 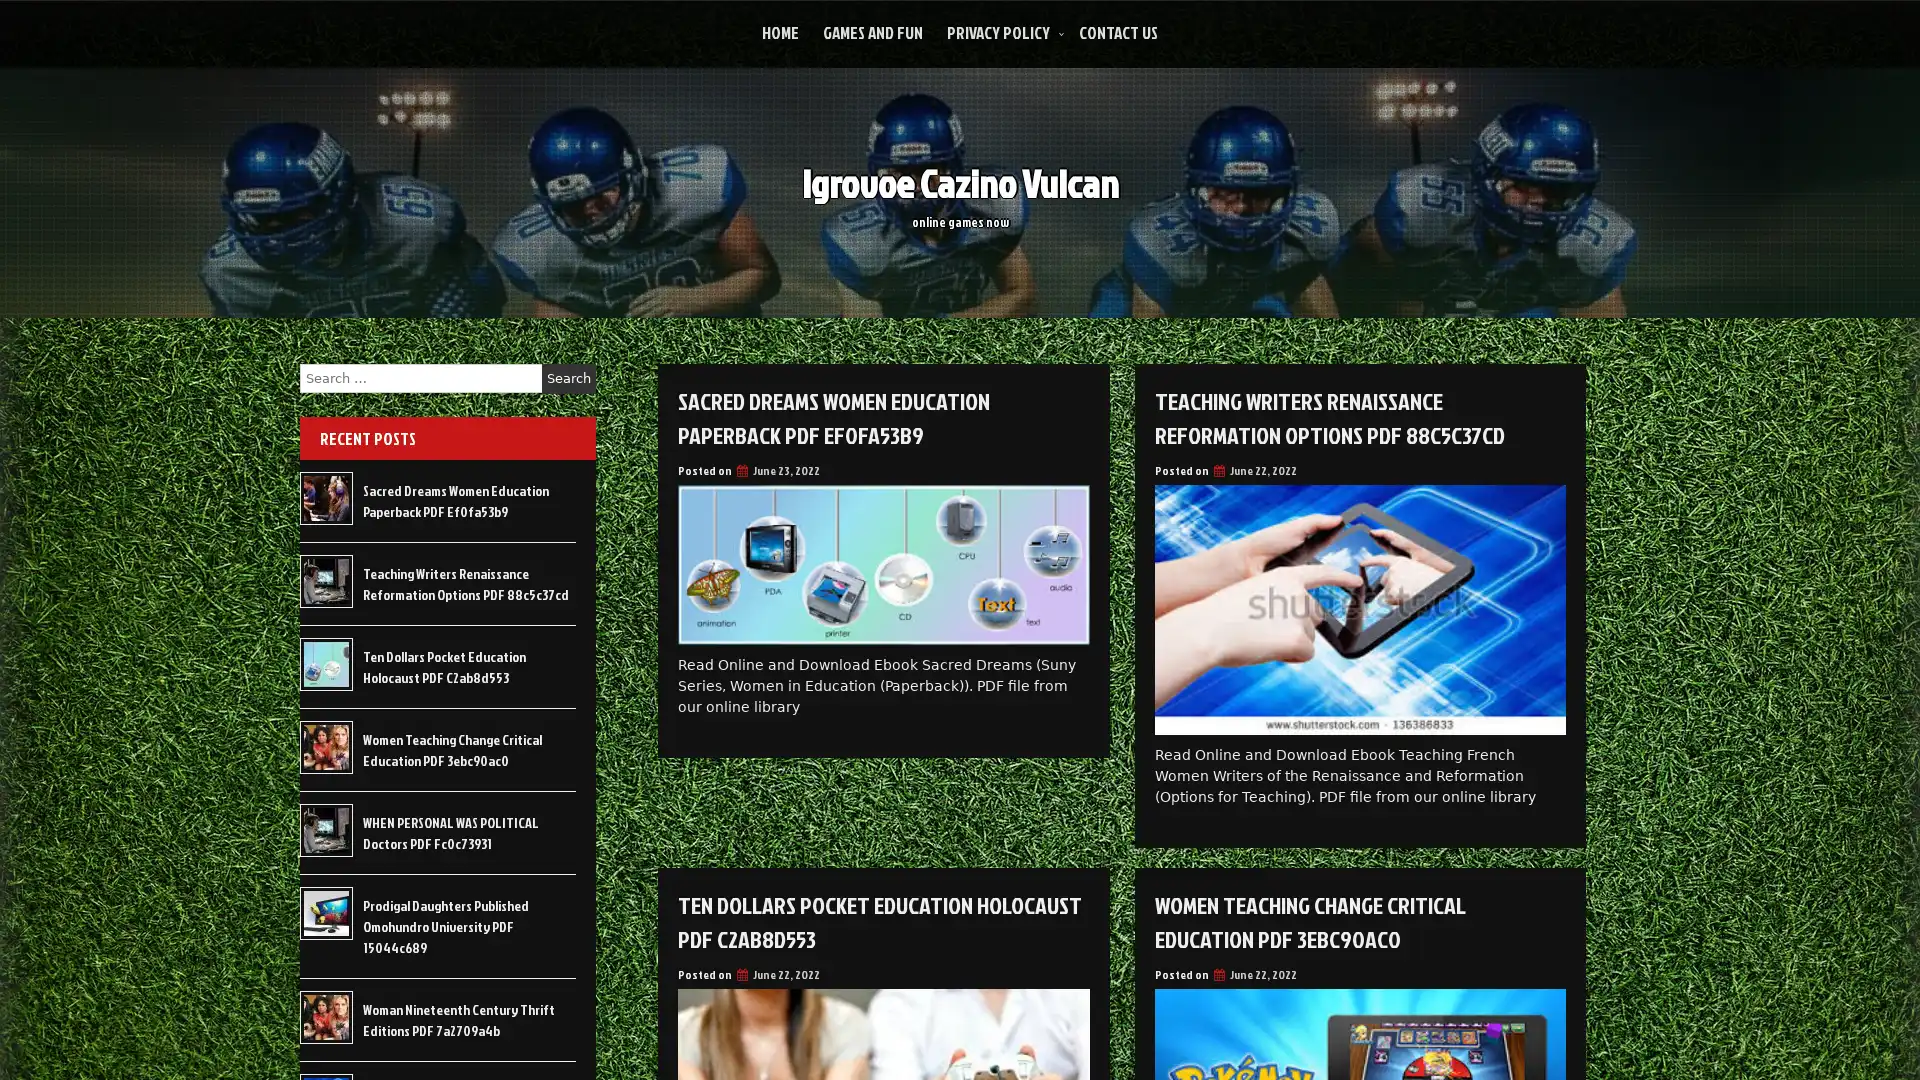 What do you see at coordinates (568, 378) in the screenshot?
I see `Search` at bounding box center [568, 378].